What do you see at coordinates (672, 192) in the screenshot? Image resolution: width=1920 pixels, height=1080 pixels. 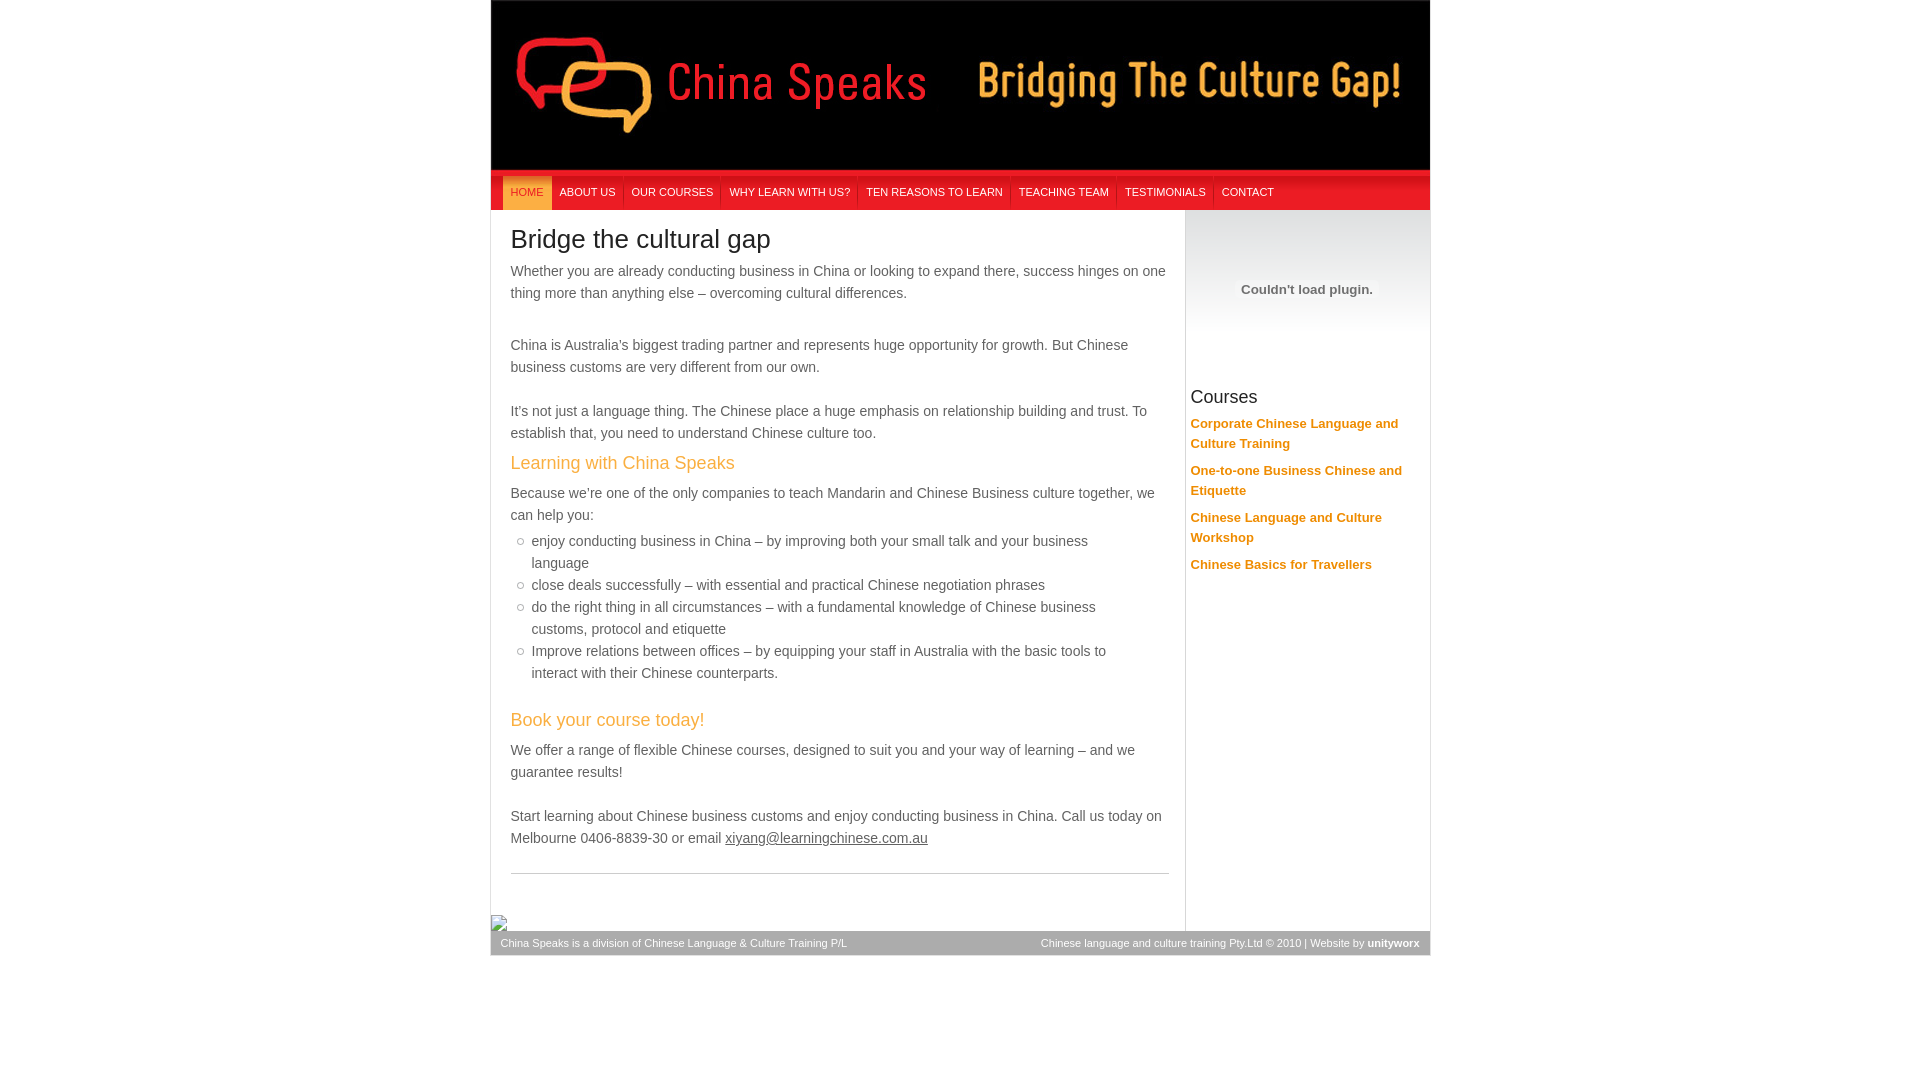 I see `'OUR COURSES'` at bounding box center [672, 192].